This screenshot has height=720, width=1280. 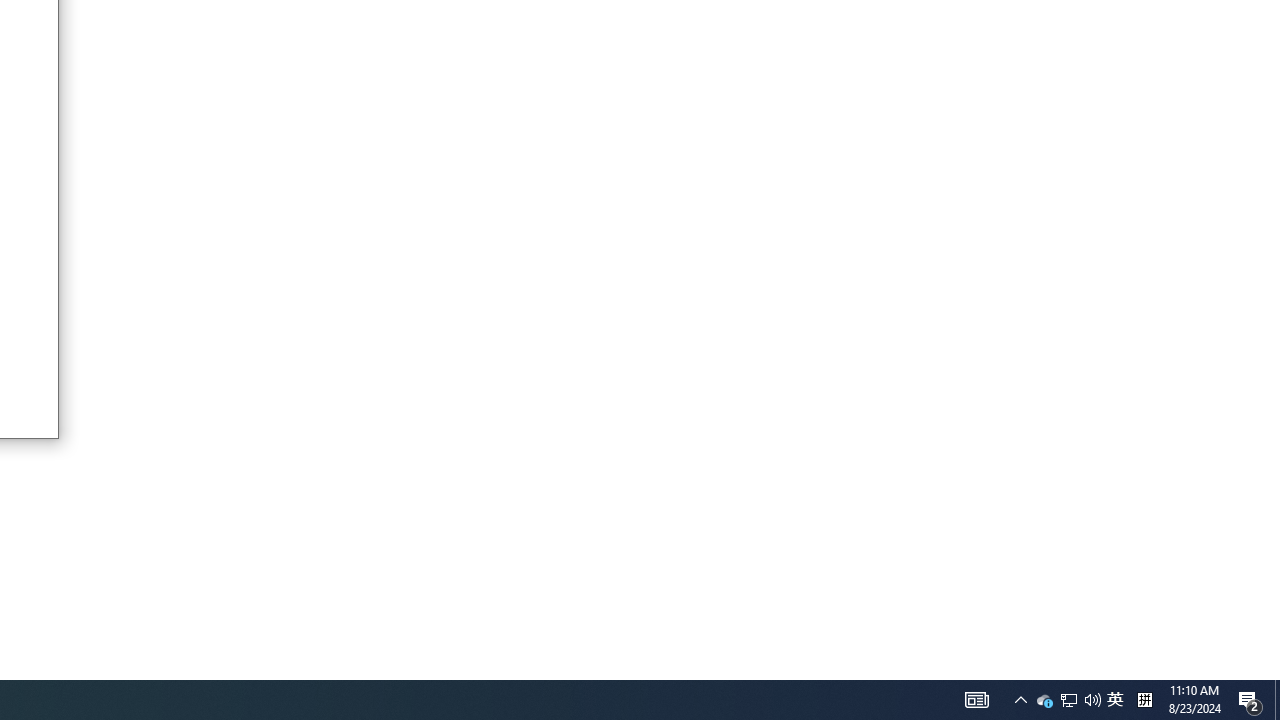 What do you see at coordinates (977, 698) in the screenshot?
I see `'AutomationID: 4105'` at bounding box center [977, 698].